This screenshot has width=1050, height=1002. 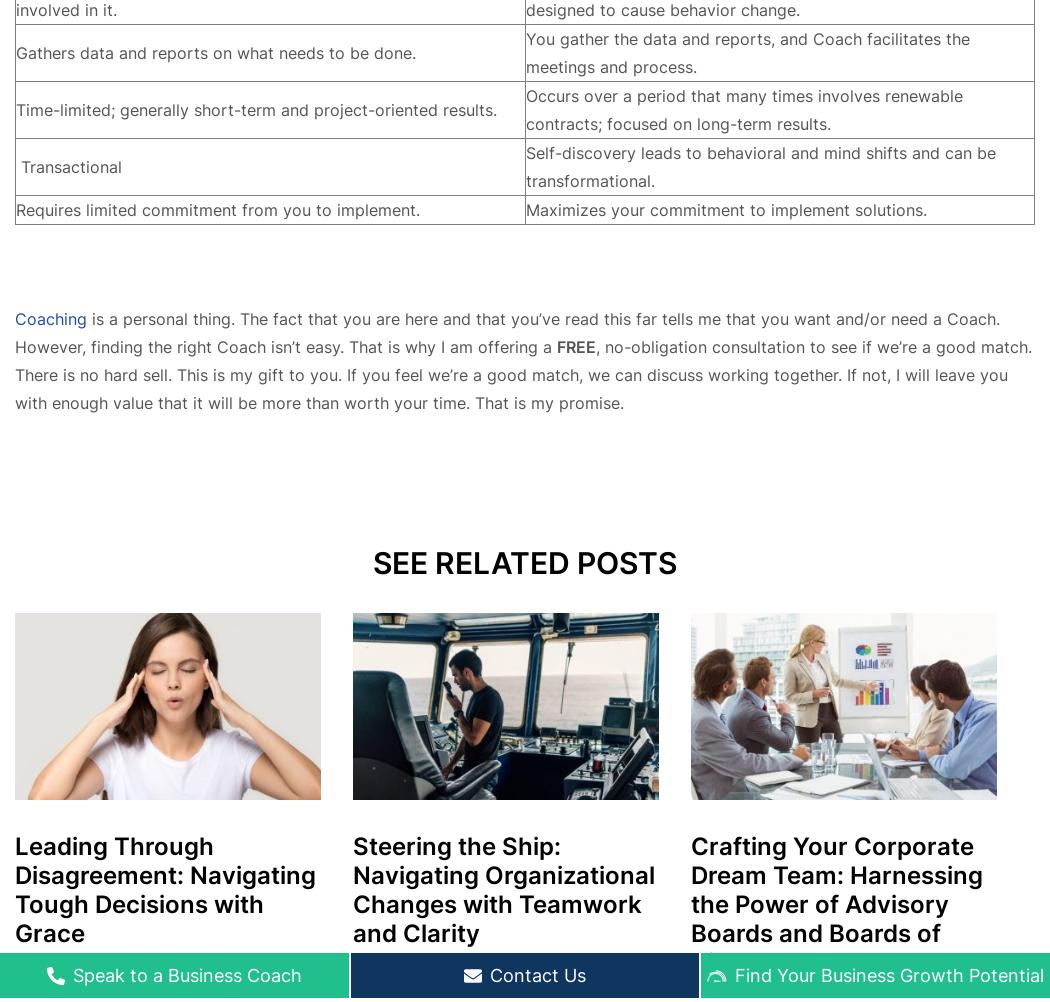 What do you see at coordinates (759, 165) in the screenshot?
I see `'Self-discovery leads to behavioral and mind shifts and can be transformational.'` at bounding box center [759, 165].